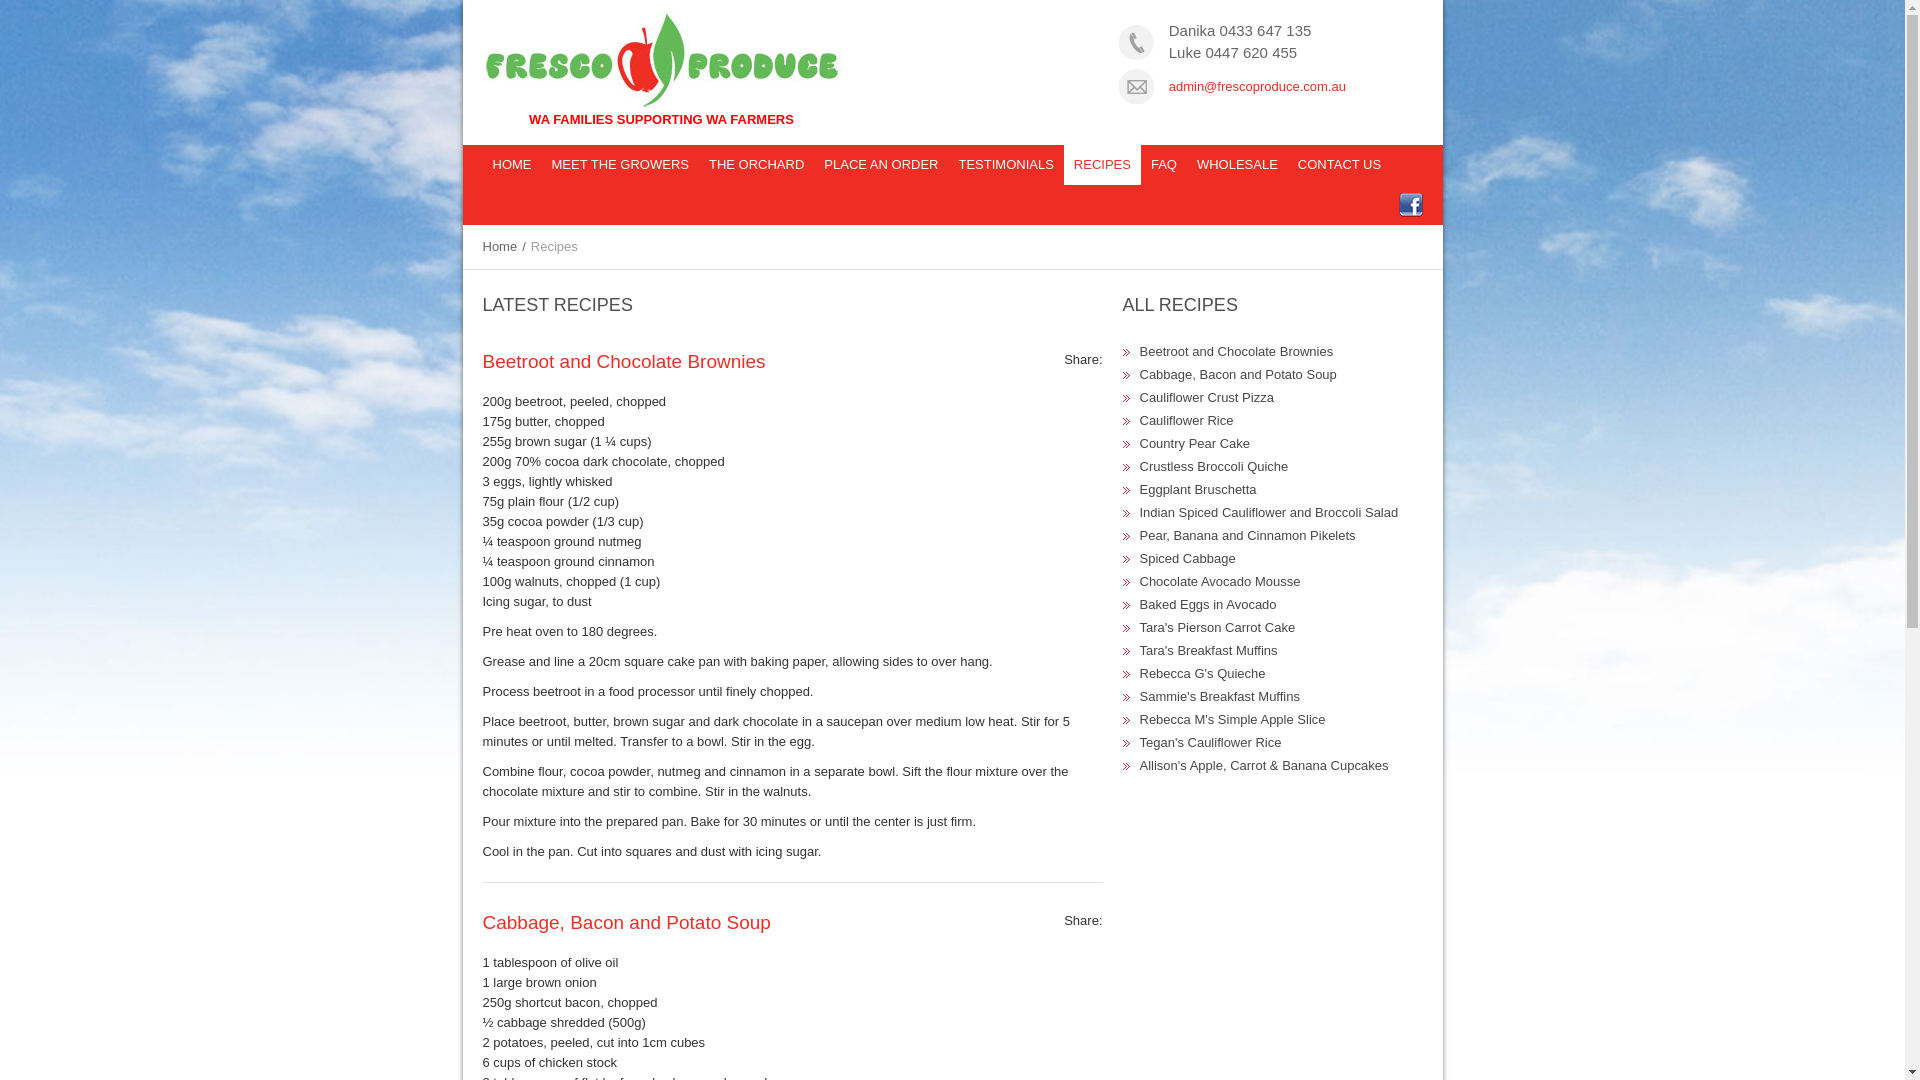 The width and height of the screenshot is (1920, 1080). Describe the element at coordinates (880, 164) in the screenshot. I see `'PLACE AN ORDER'` at that location.